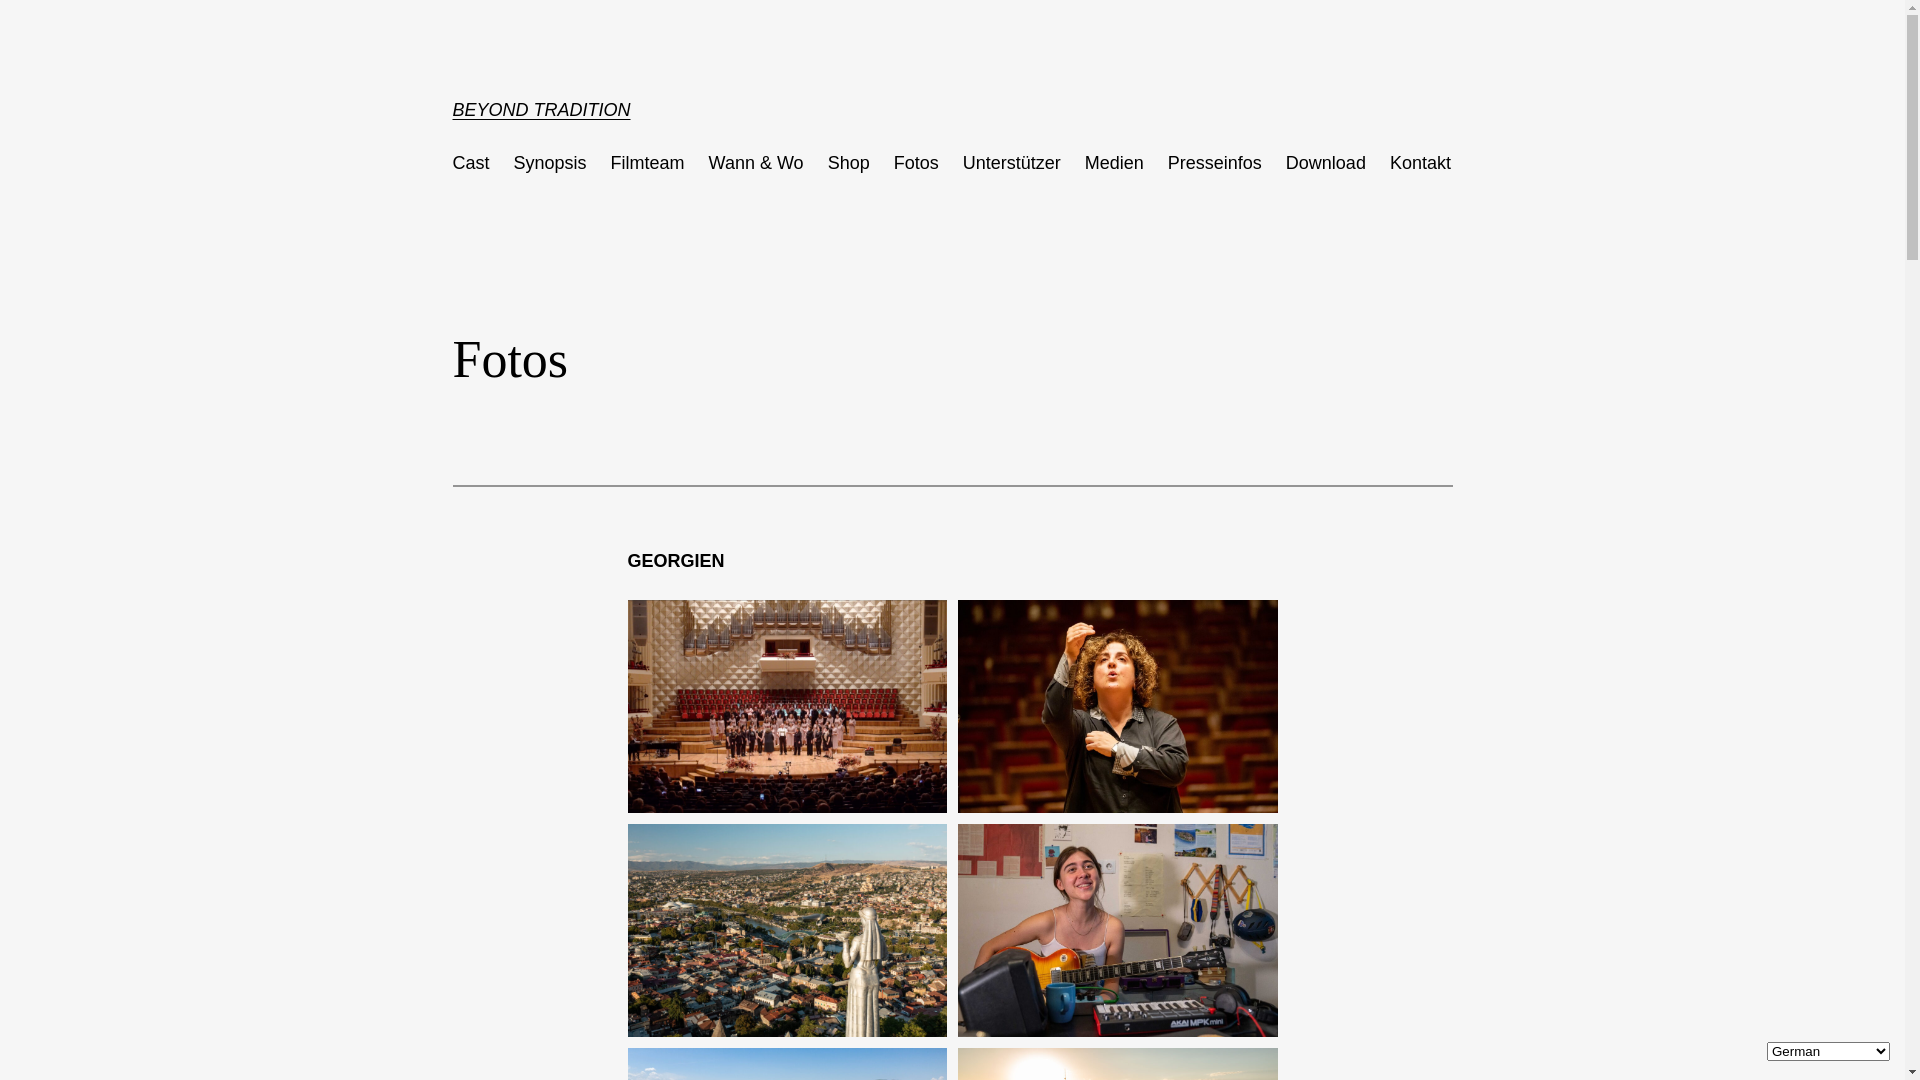 The width and height of the screenshot is (1920, 1080). What do you see at coordinates (1113, 162) in the screenshot?
I see `'Medien'` at bounding box center [1113, 162].